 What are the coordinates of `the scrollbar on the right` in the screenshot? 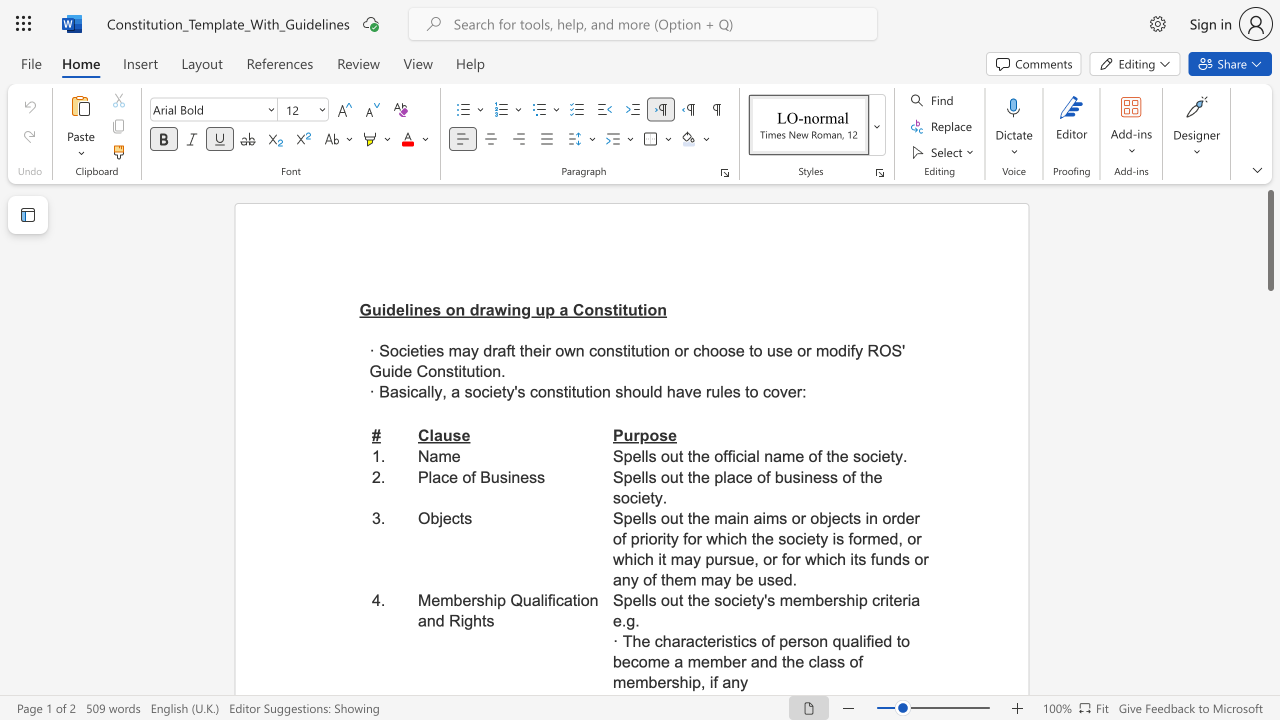 It's located at (1269, 618).